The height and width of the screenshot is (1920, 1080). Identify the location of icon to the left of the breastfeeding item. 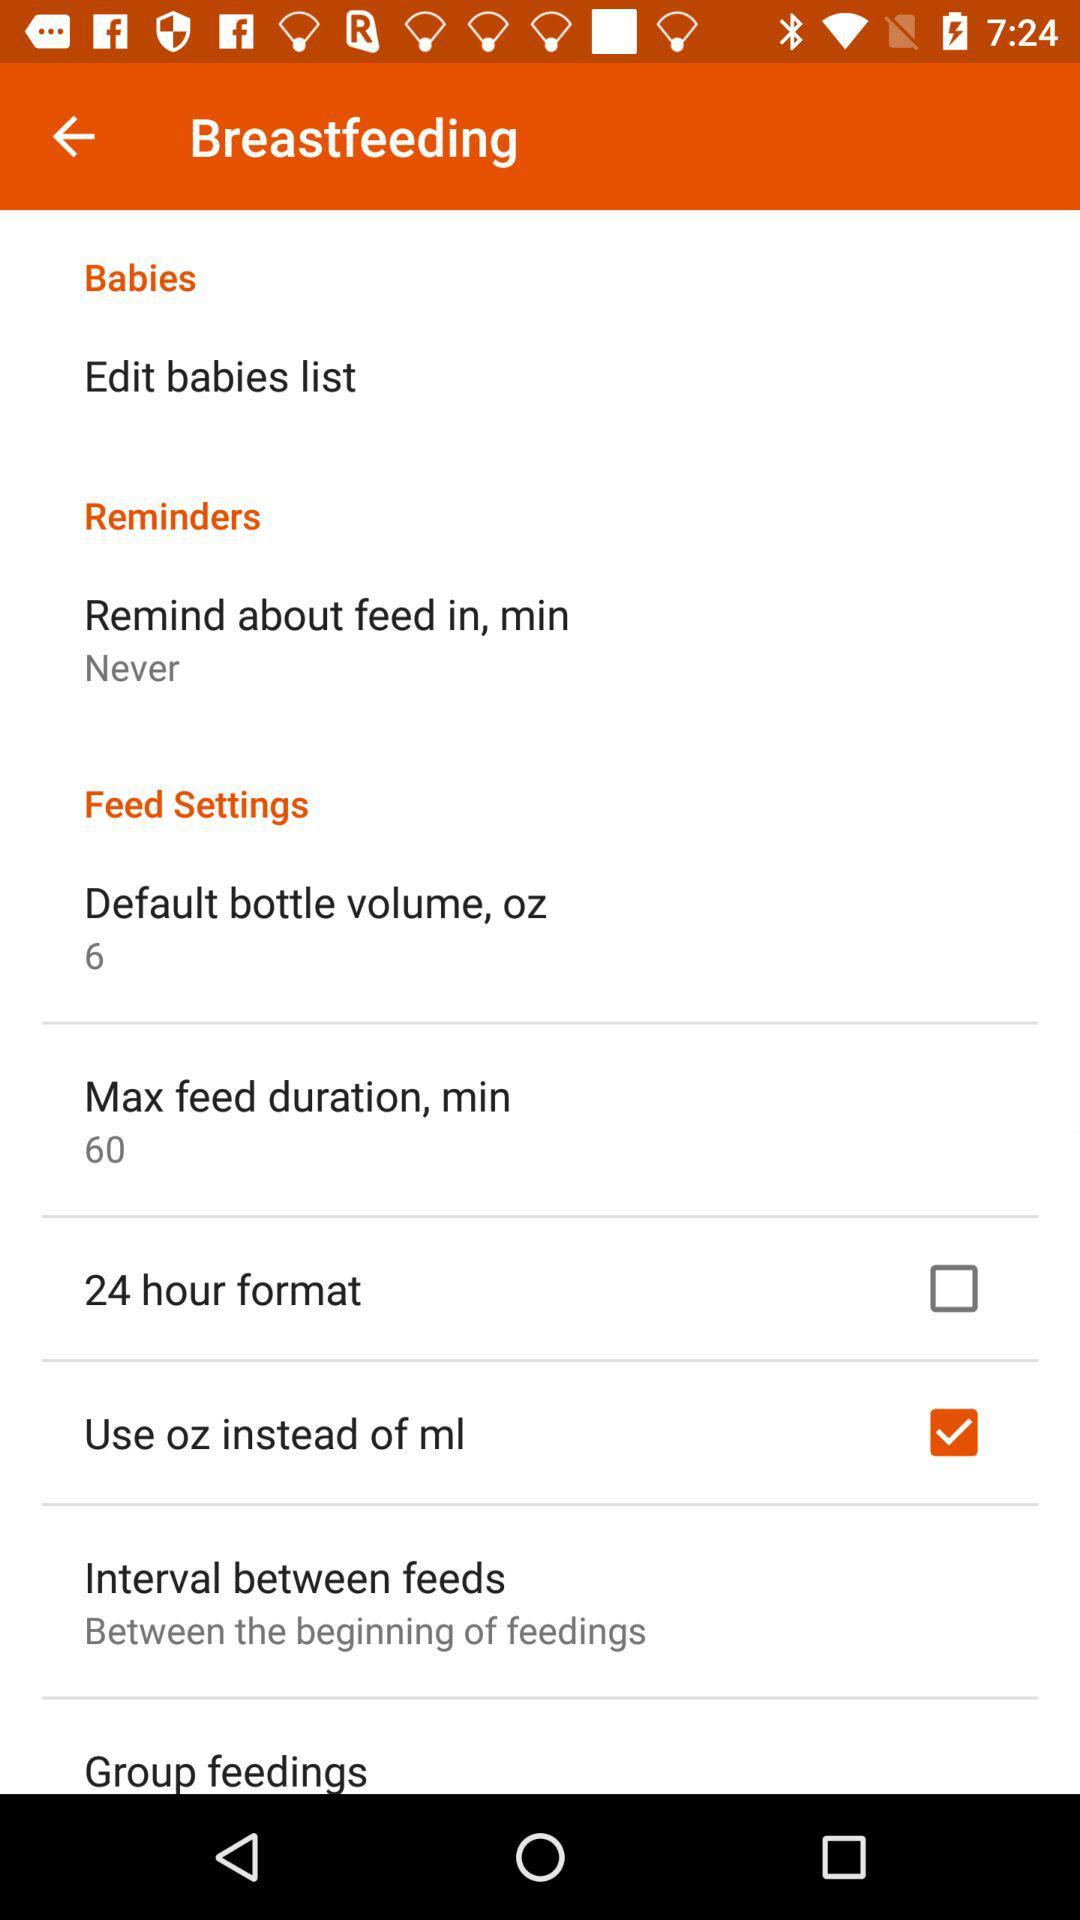
(72, 135).